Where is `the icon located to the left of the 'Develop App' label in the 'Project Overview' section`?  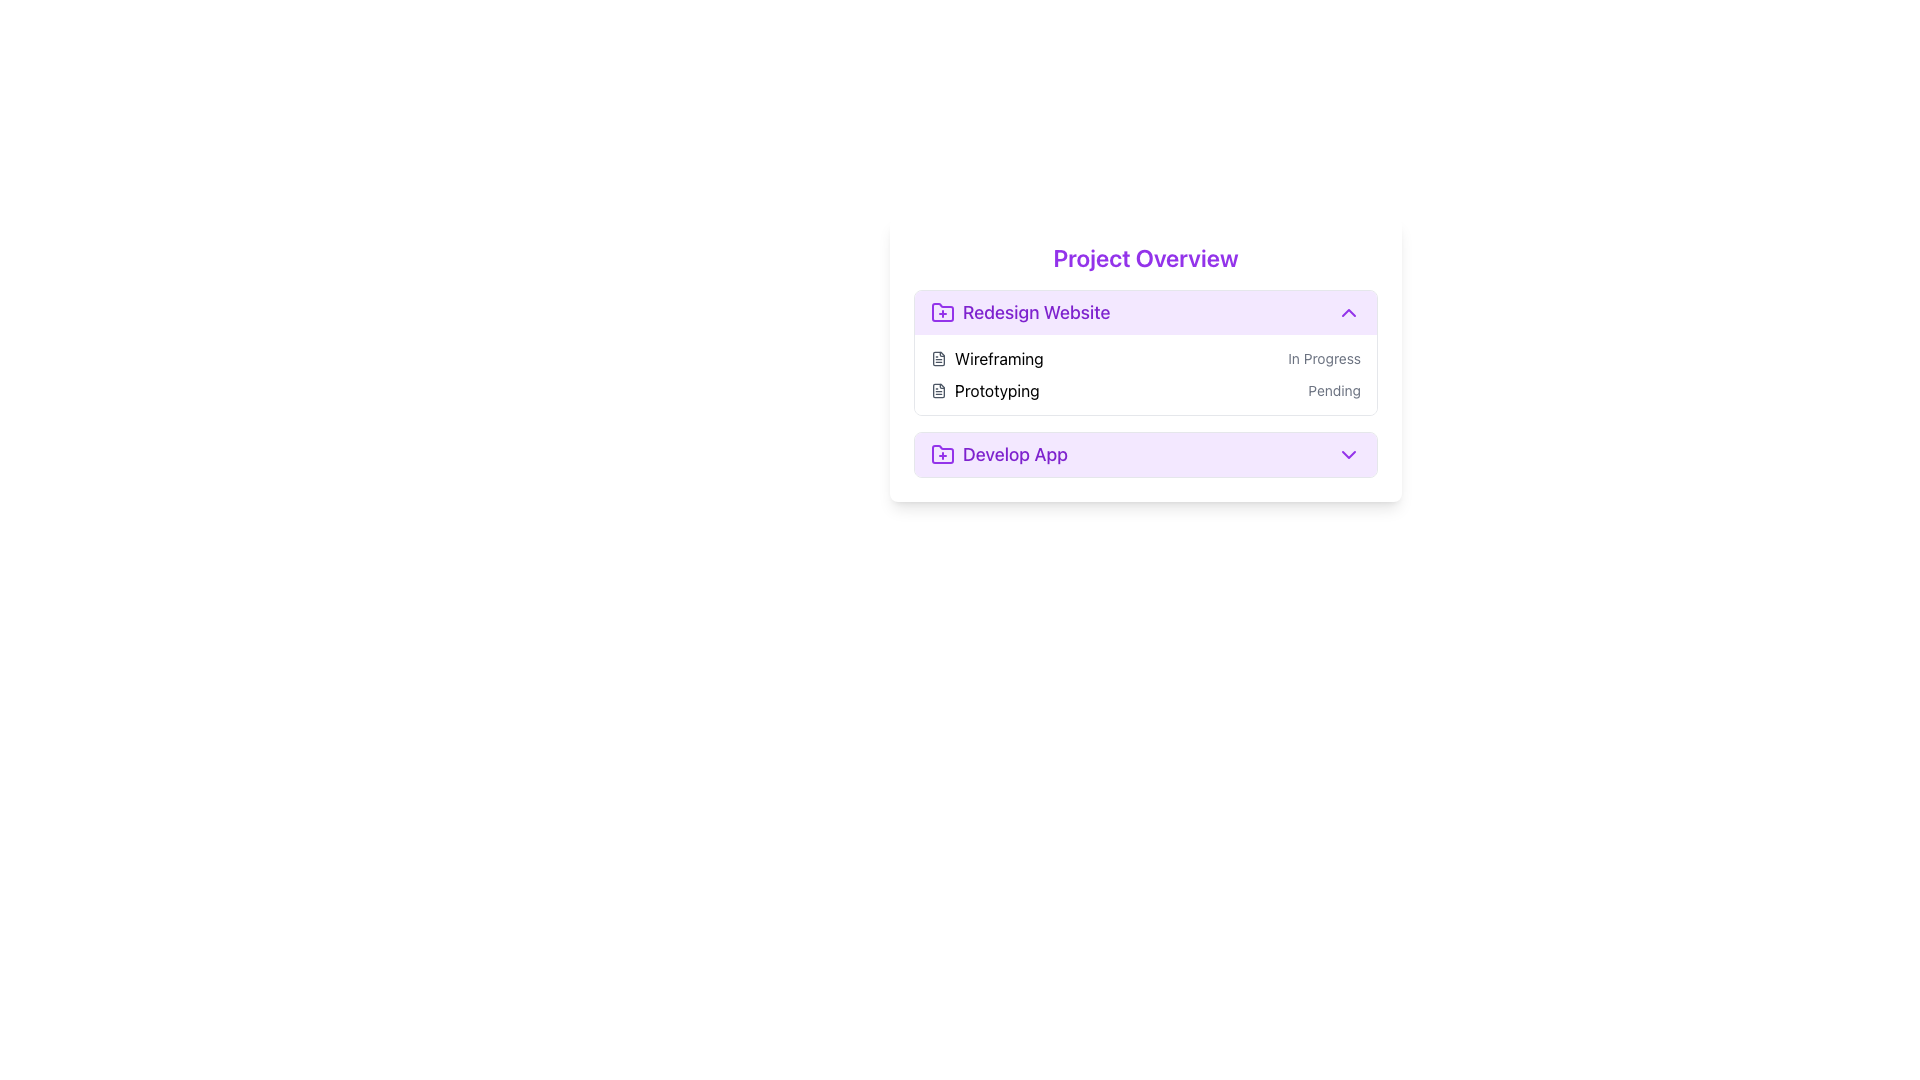 the icon located to the left of the 'Develop App' label in the 'Project Overview' section is located at coordinates (941, 455).